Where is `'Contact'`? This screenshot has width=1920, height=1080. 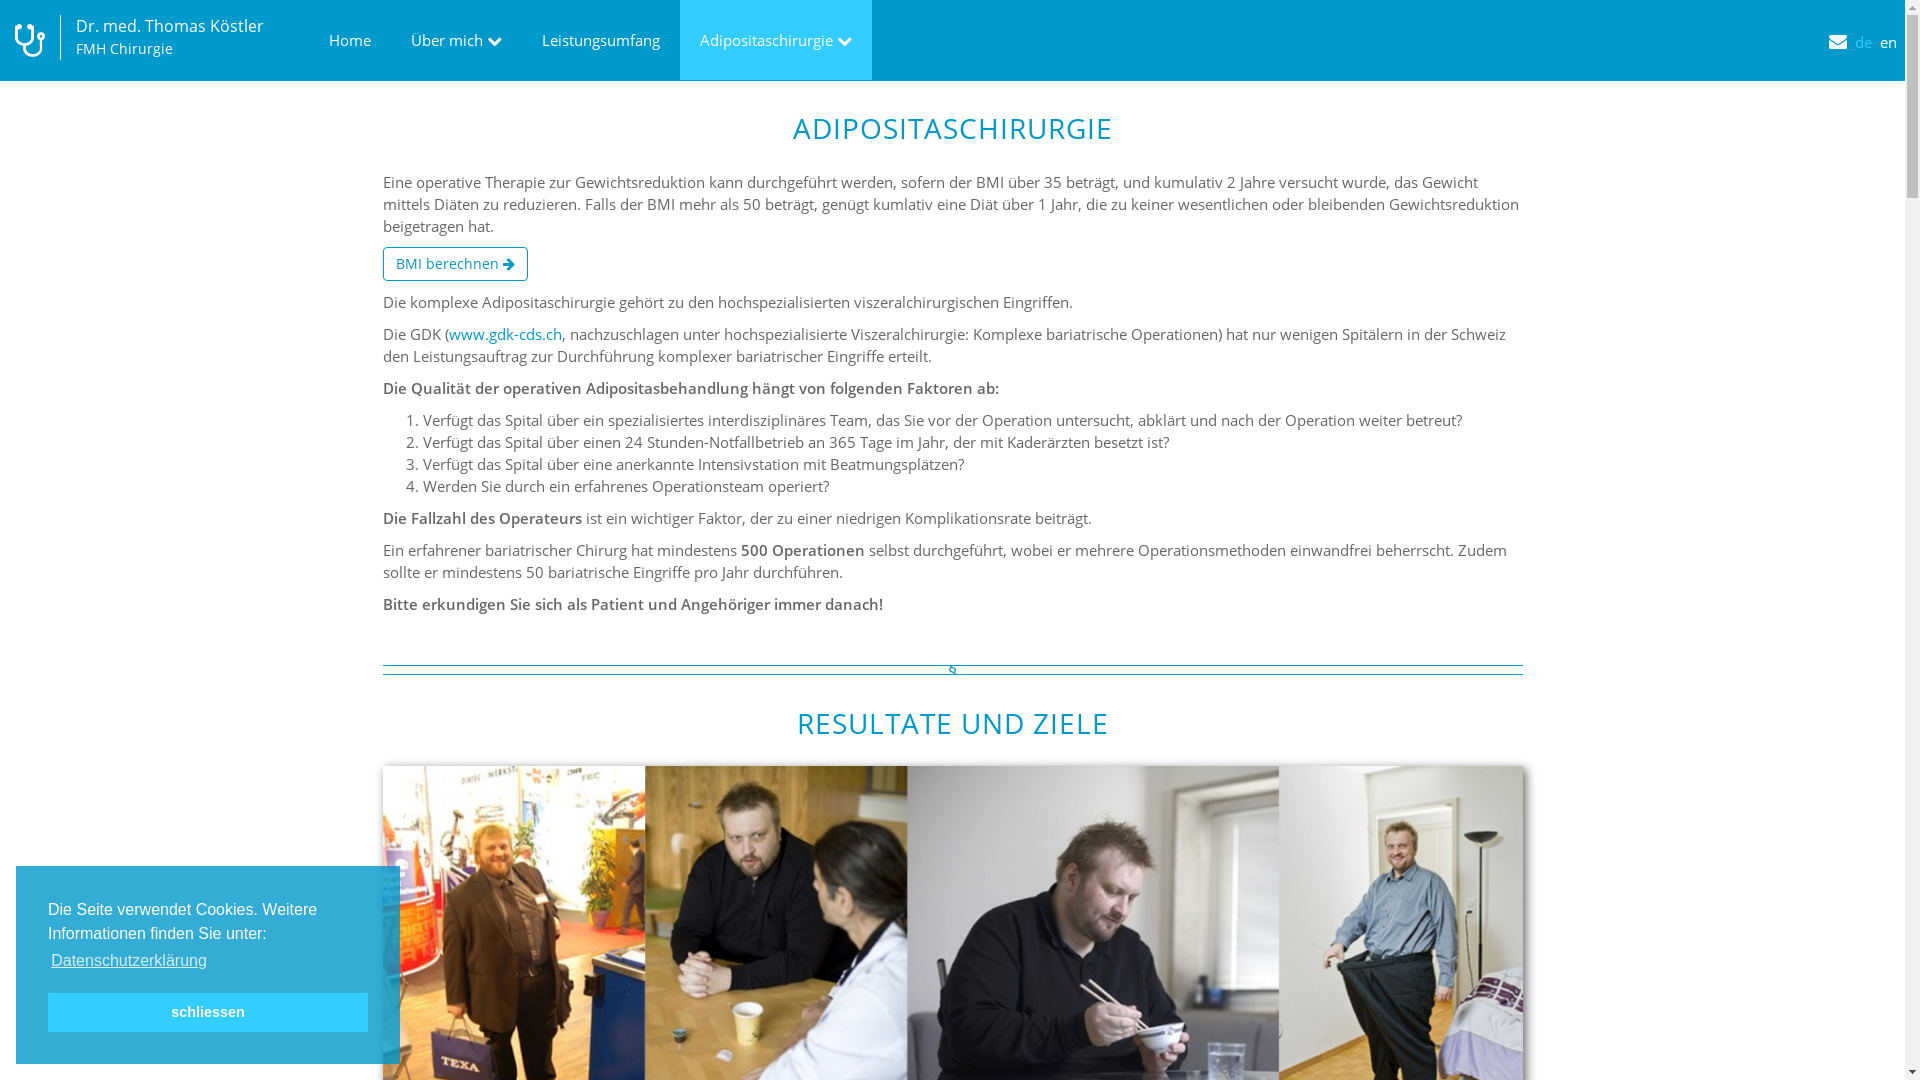
'Contact' is located at coordinates (1841, 25).